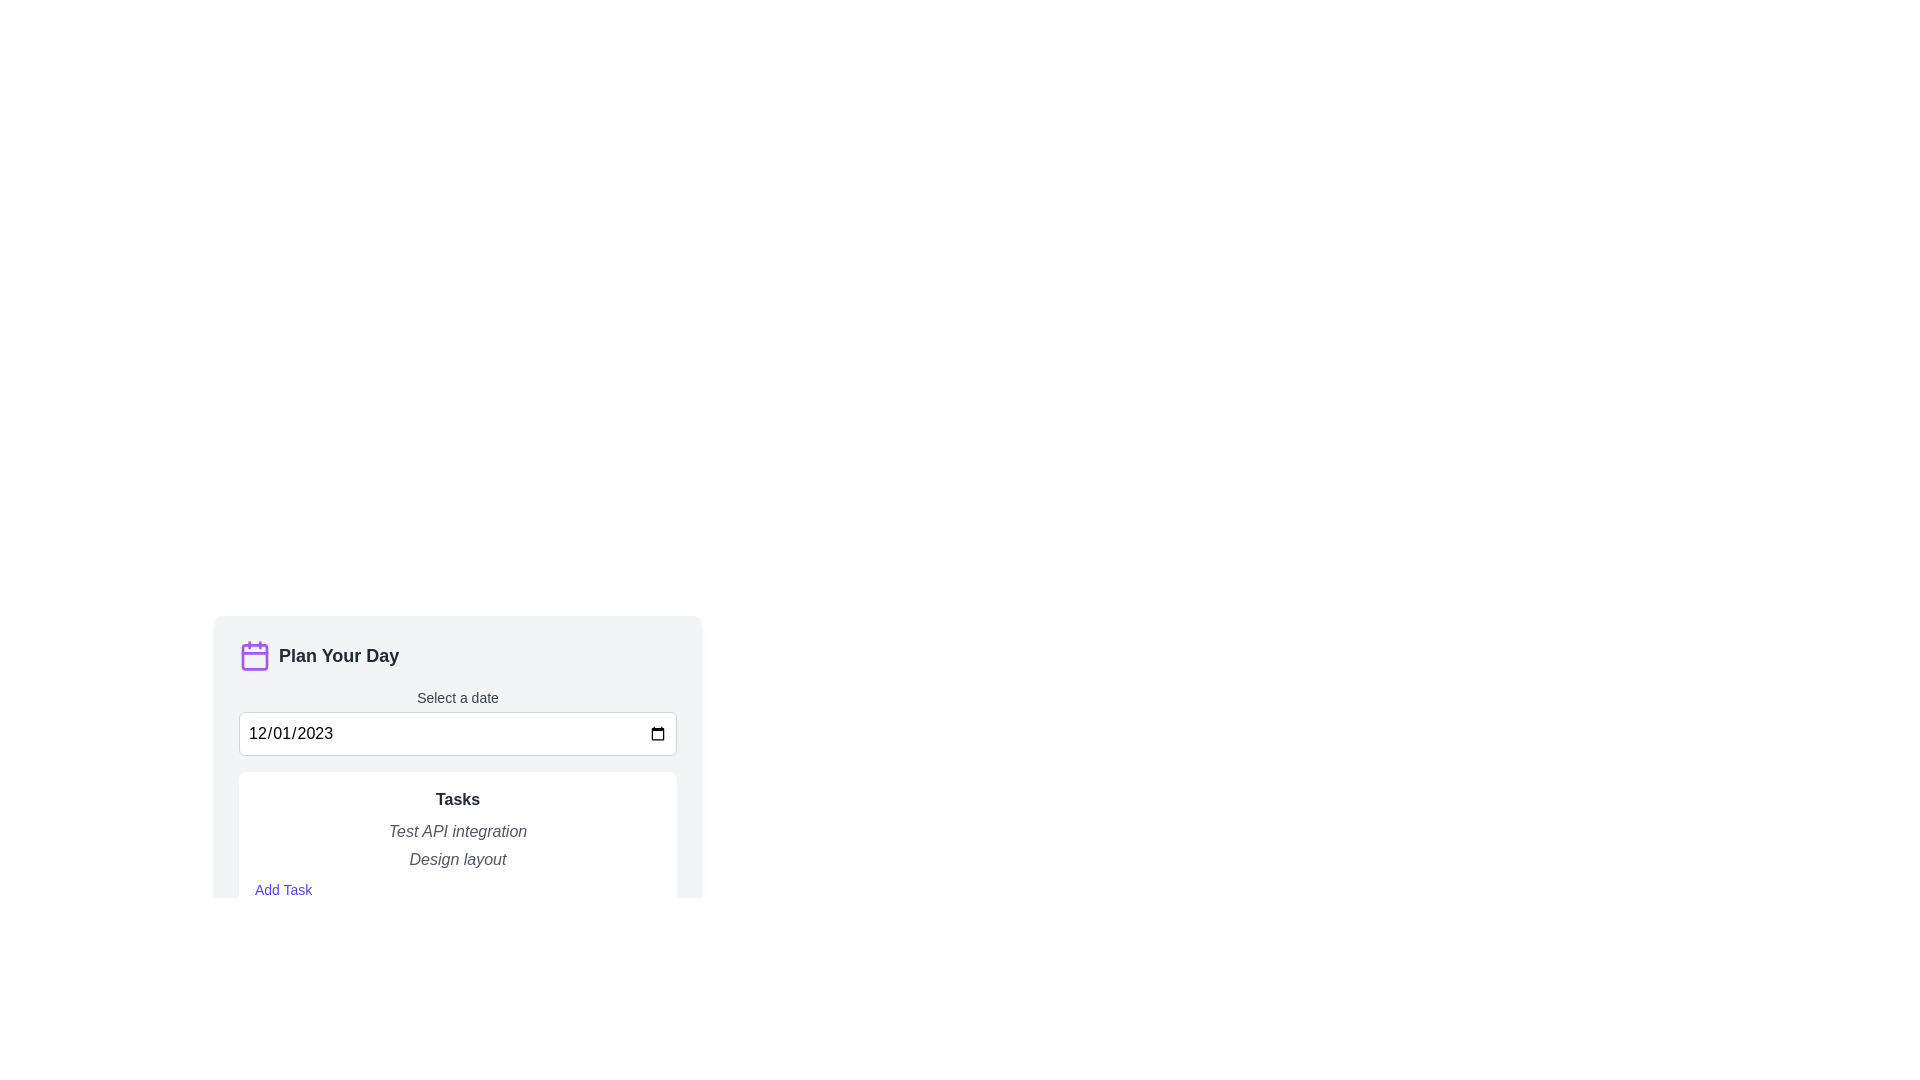 The width and height of the screenshot is (1920, 1080). What do you see at coordinates (456, 744) in the screenshot?
I see `the date input field of the planner interface to select a date` at bounding box center [456, 744].